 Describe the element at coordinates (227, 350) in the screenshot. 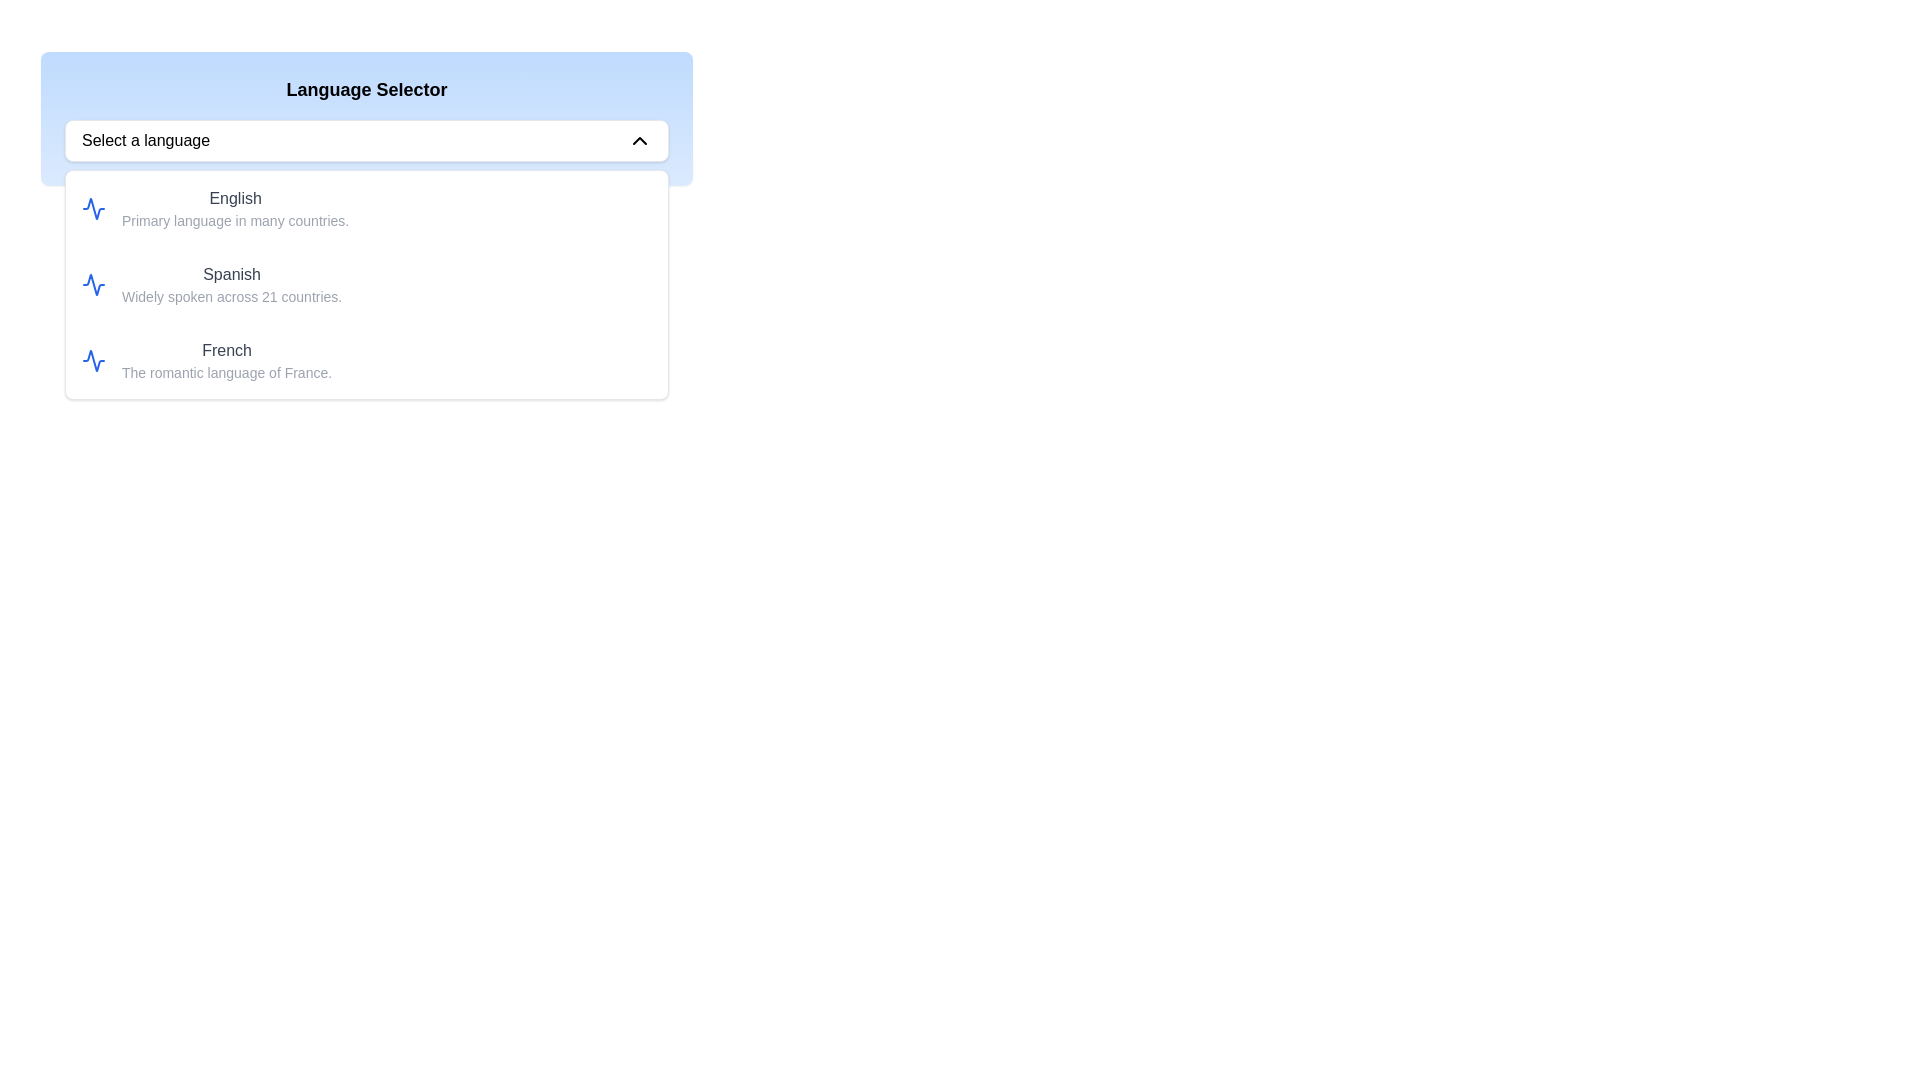

I see `the static text element displaying 'French', which is the third language option in the list, positioned between 'Spanish' and the end of the dropdown menu under the 'Language Selector' header` at that location.